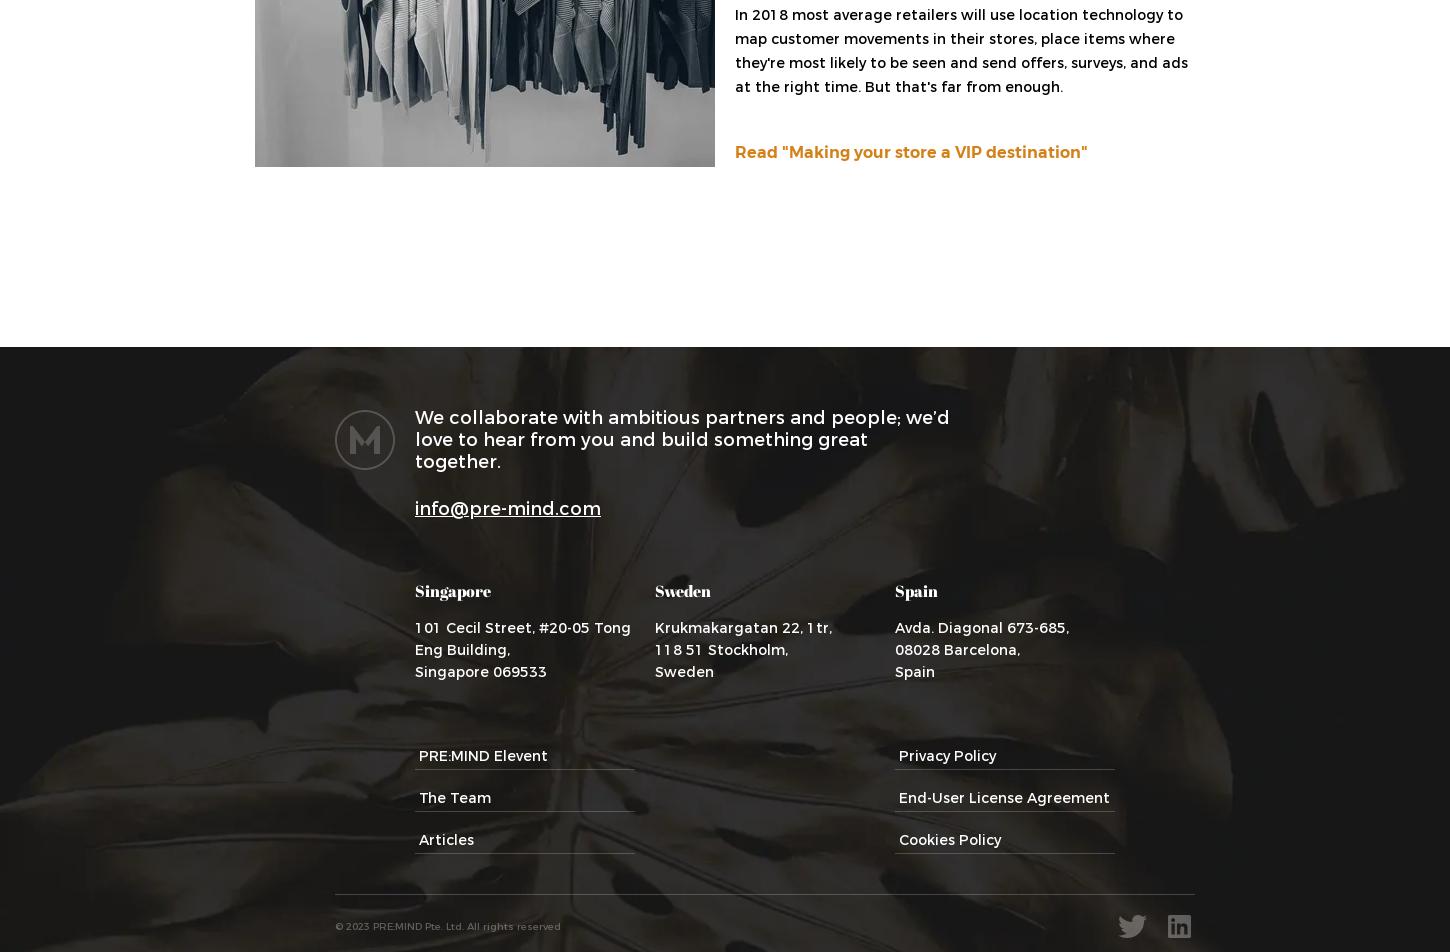 The image size is (1450, 952). What do you see at coordinates (956, 650) in the screenshot?
I see `'08028 Barcelona,'` at bounding box center [956, 650].